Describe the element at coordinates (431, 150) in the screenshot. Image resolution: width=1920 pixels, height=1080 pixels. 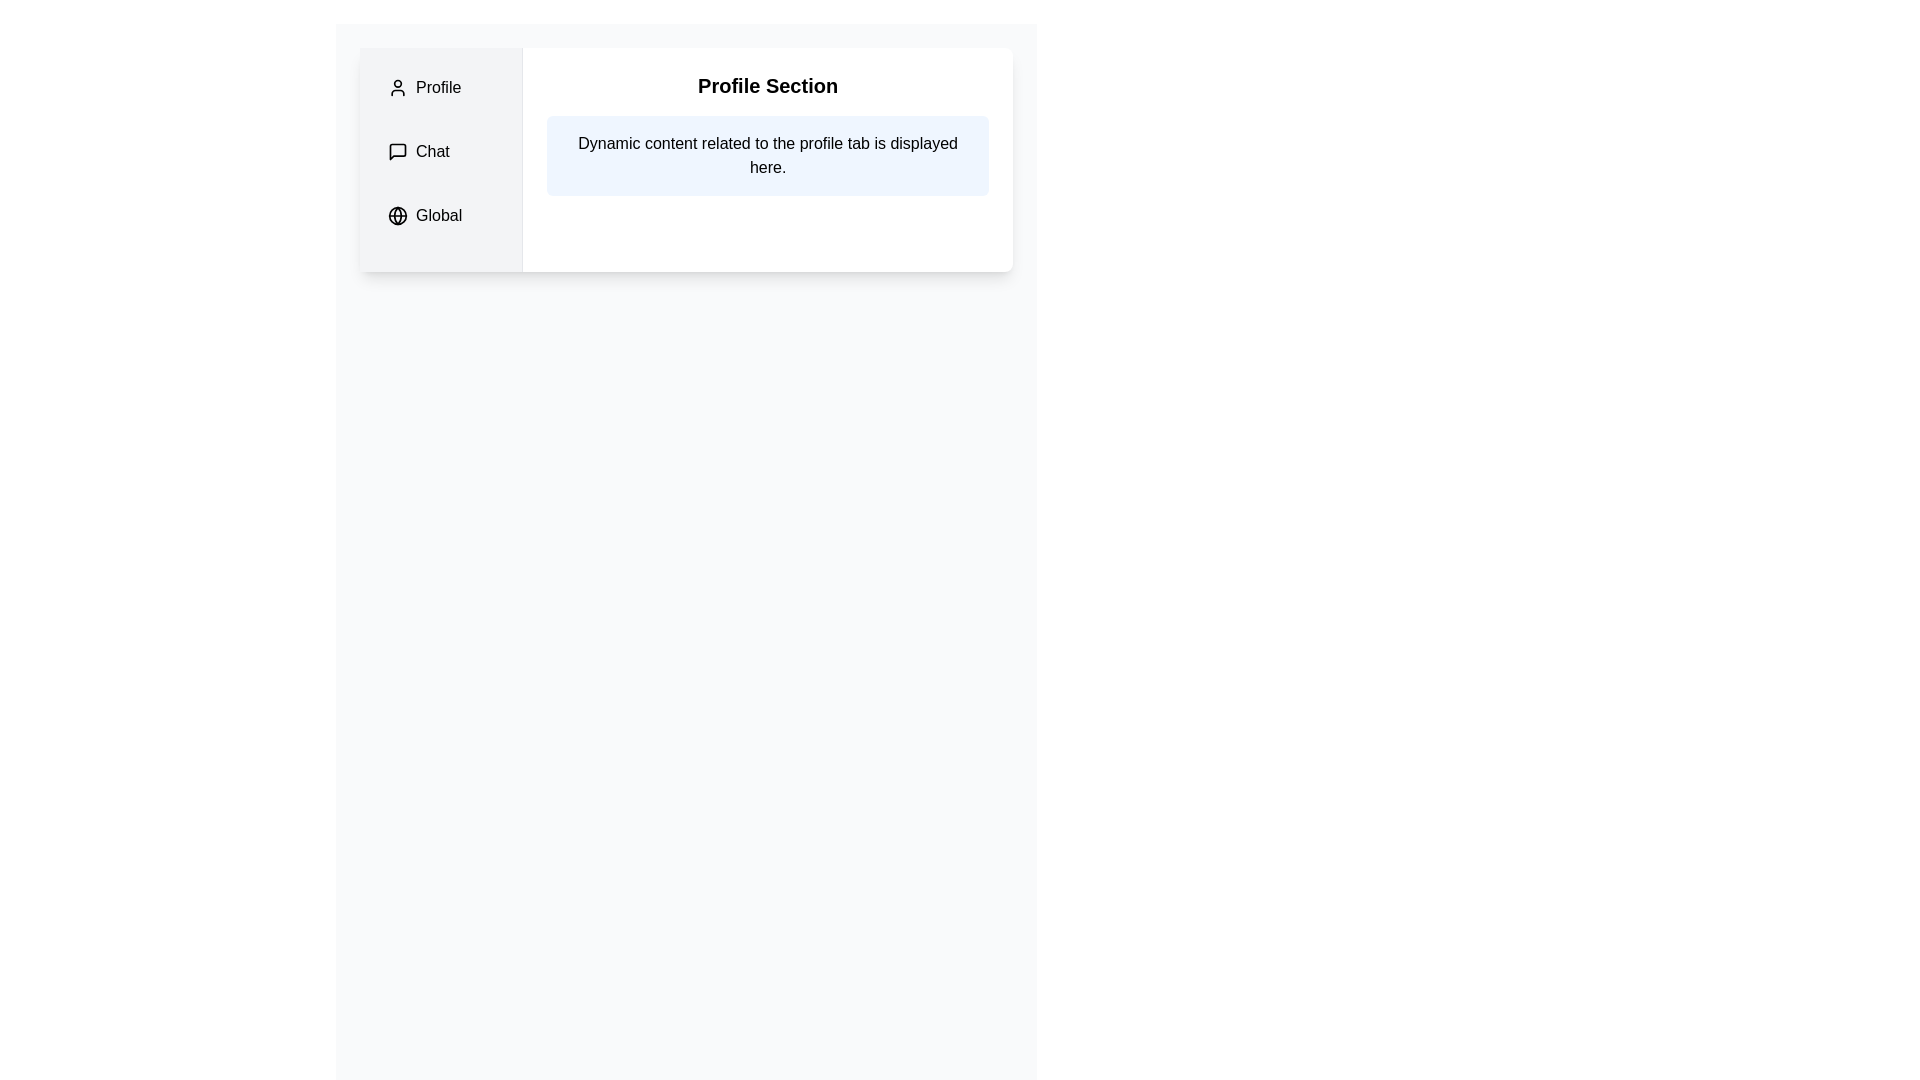
I see `the static text label that serves as a navigation label for the Chat section, located beside the speech bubble icon in the second row of the vertical navigation menu under the 'Profile' section` at that location.